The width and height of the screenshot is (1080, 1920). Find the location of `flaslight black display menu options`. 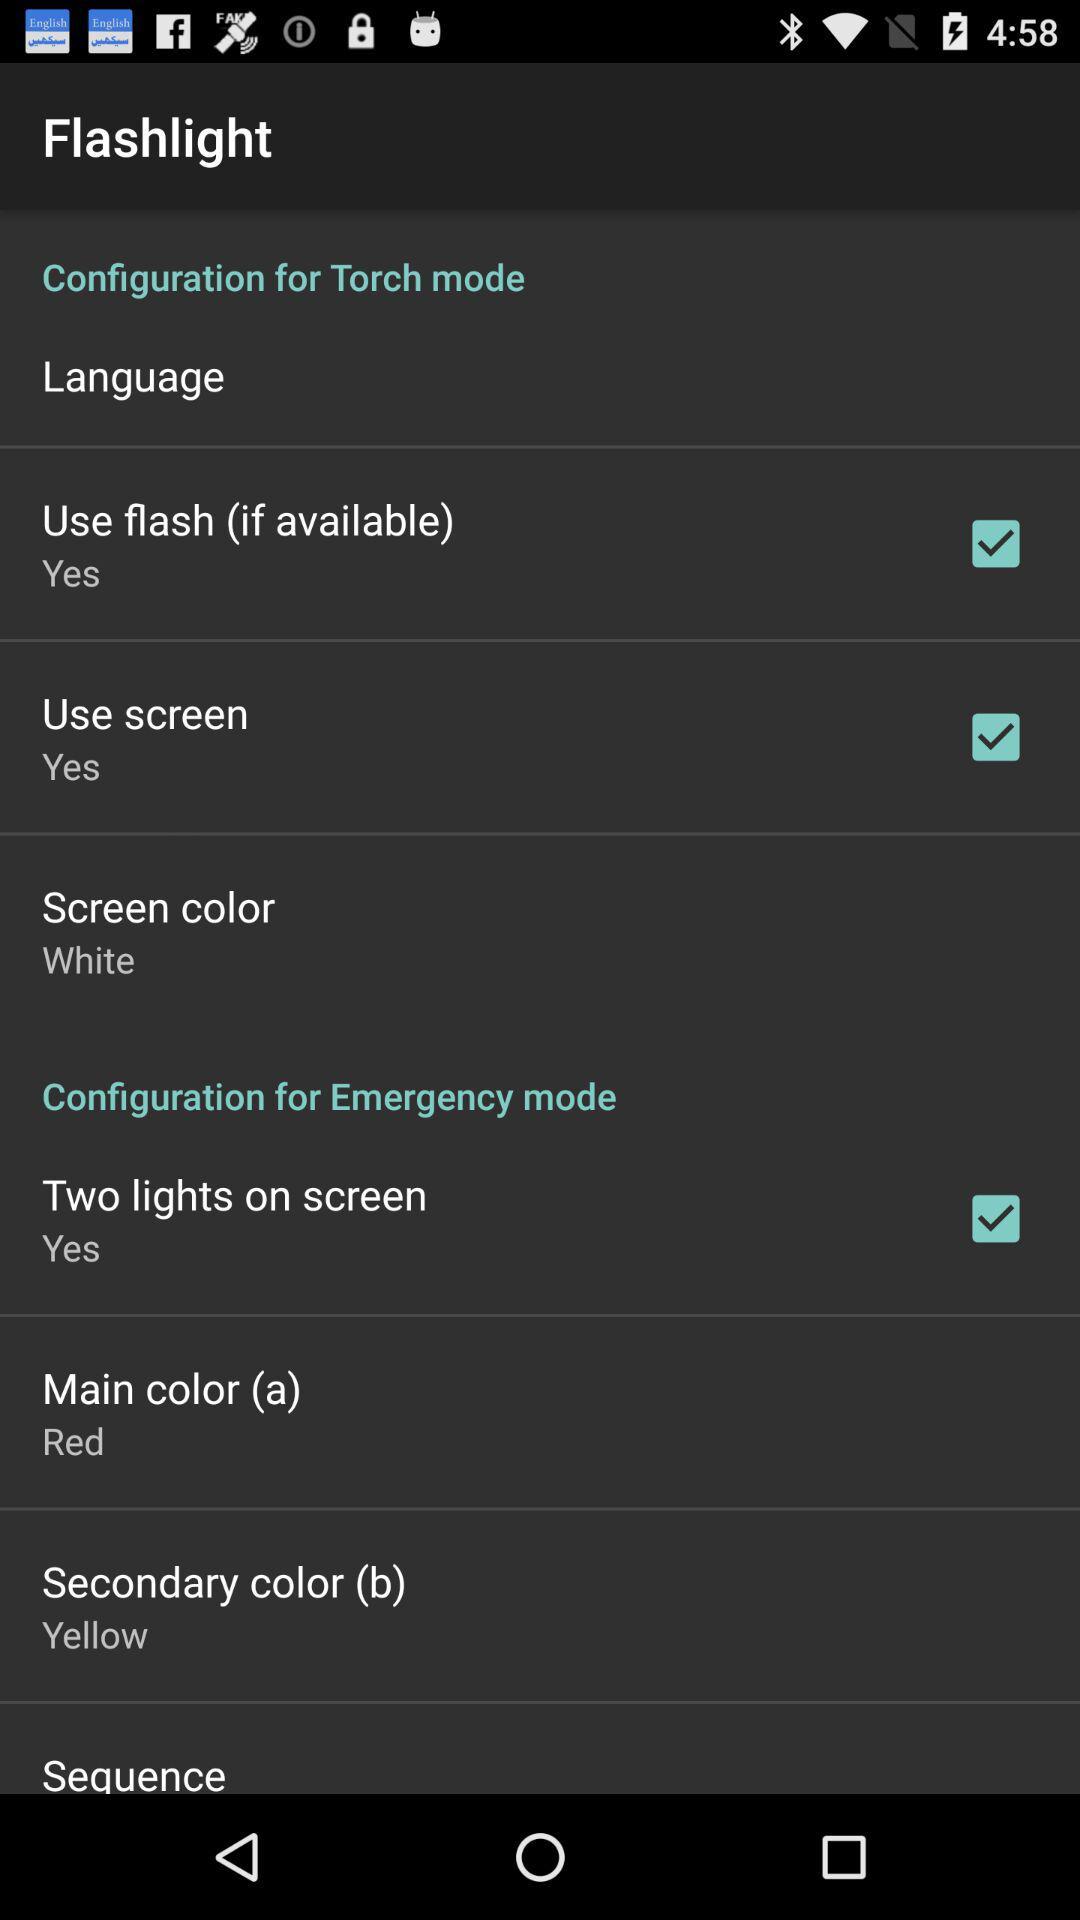

flaslight black display menu options is located at coordinates (540, 1002).